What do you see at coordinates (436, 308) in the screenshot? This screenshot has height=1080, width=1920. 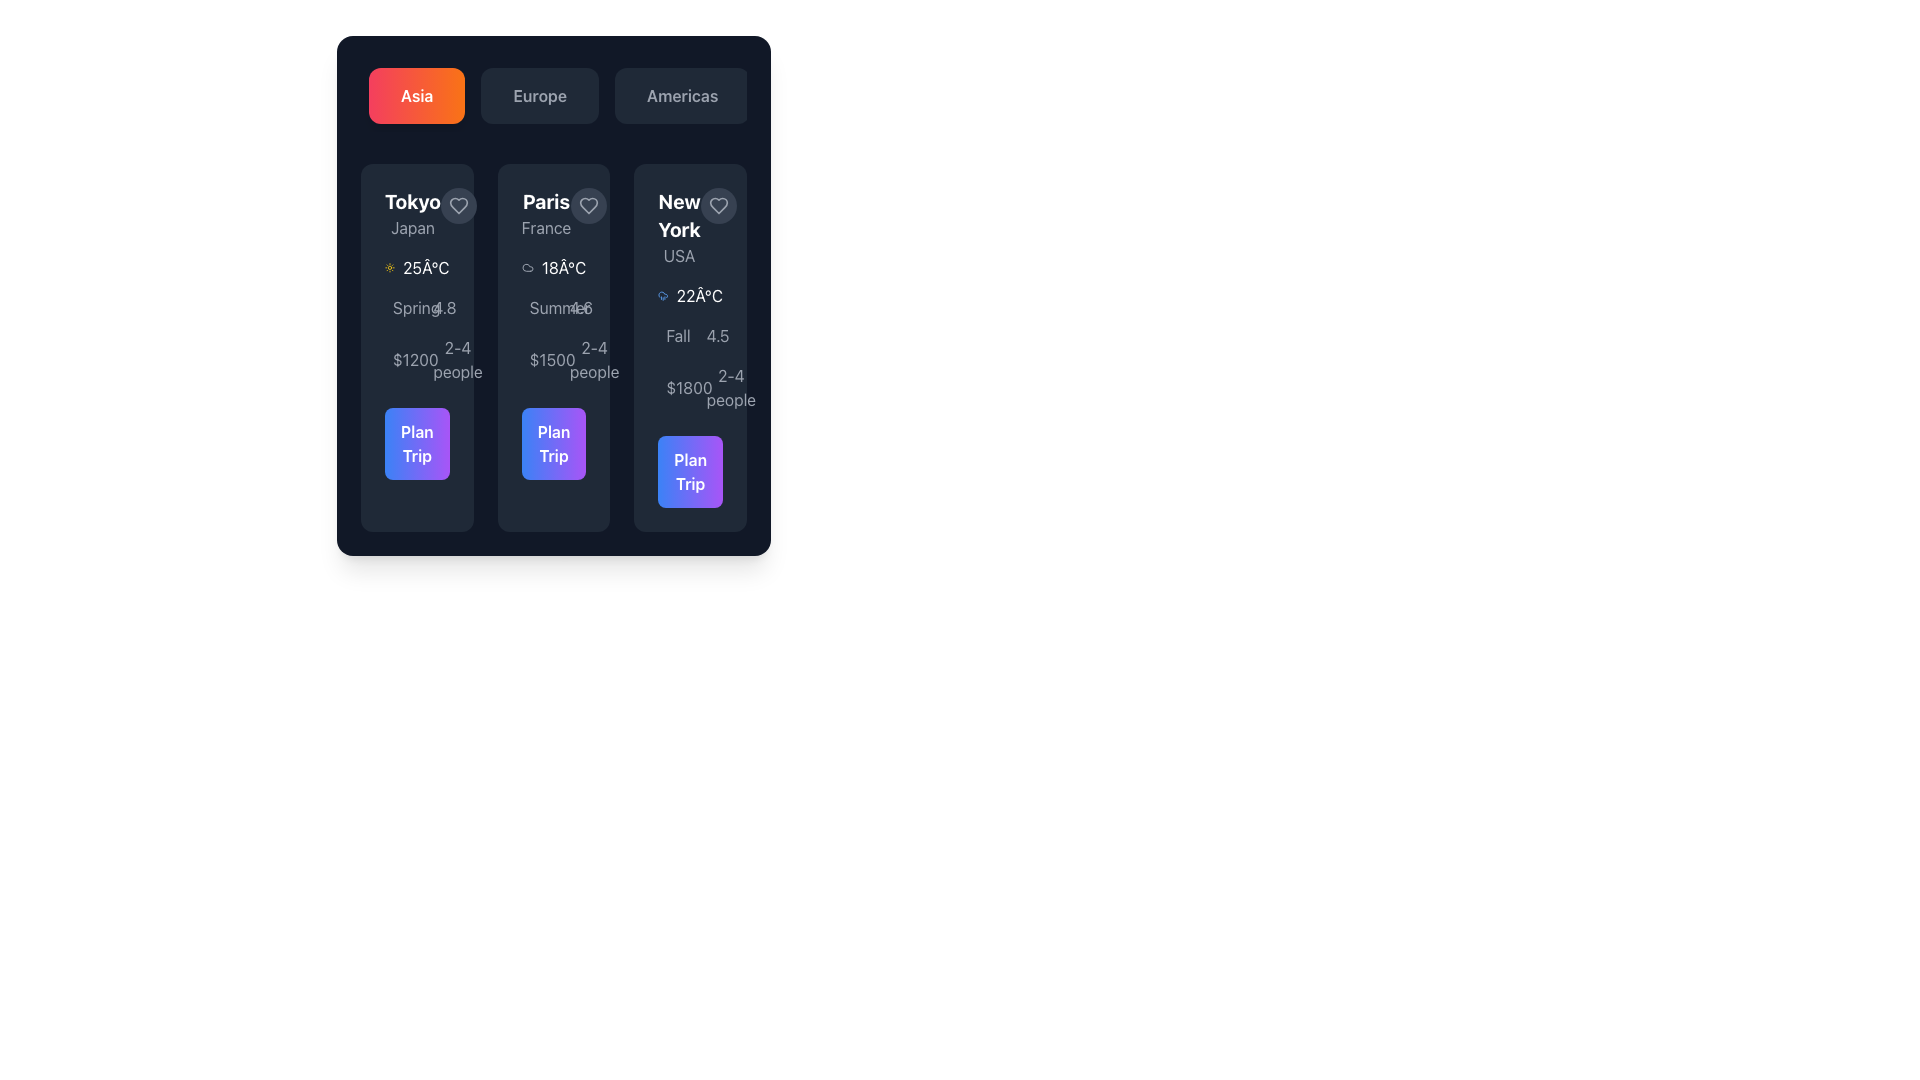 I see `the numeric rating '4.8' displayed in gray tone, located under the 'Tokyo' heading and below 'Spring'` at bounding box center [436, 308].